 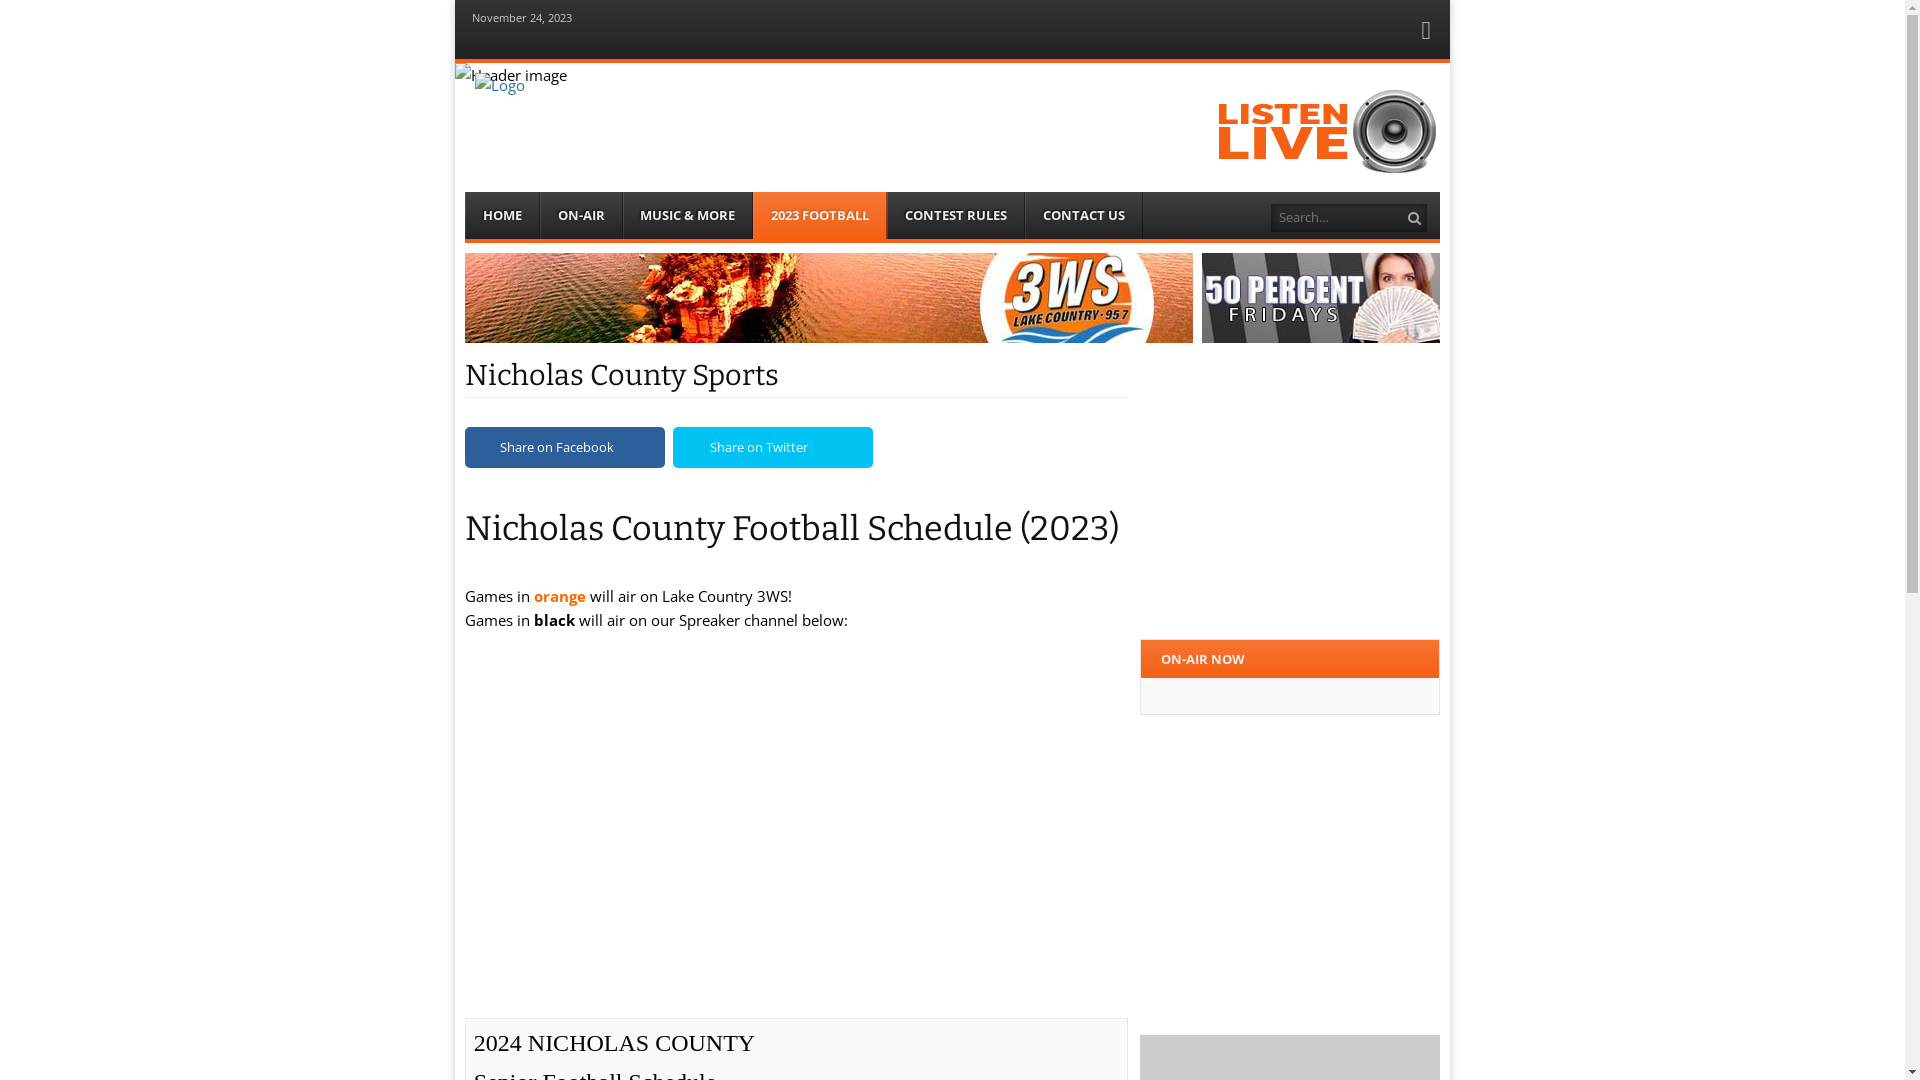 I want to click on 'CONTEST RULES', so click(x=886, y=215).